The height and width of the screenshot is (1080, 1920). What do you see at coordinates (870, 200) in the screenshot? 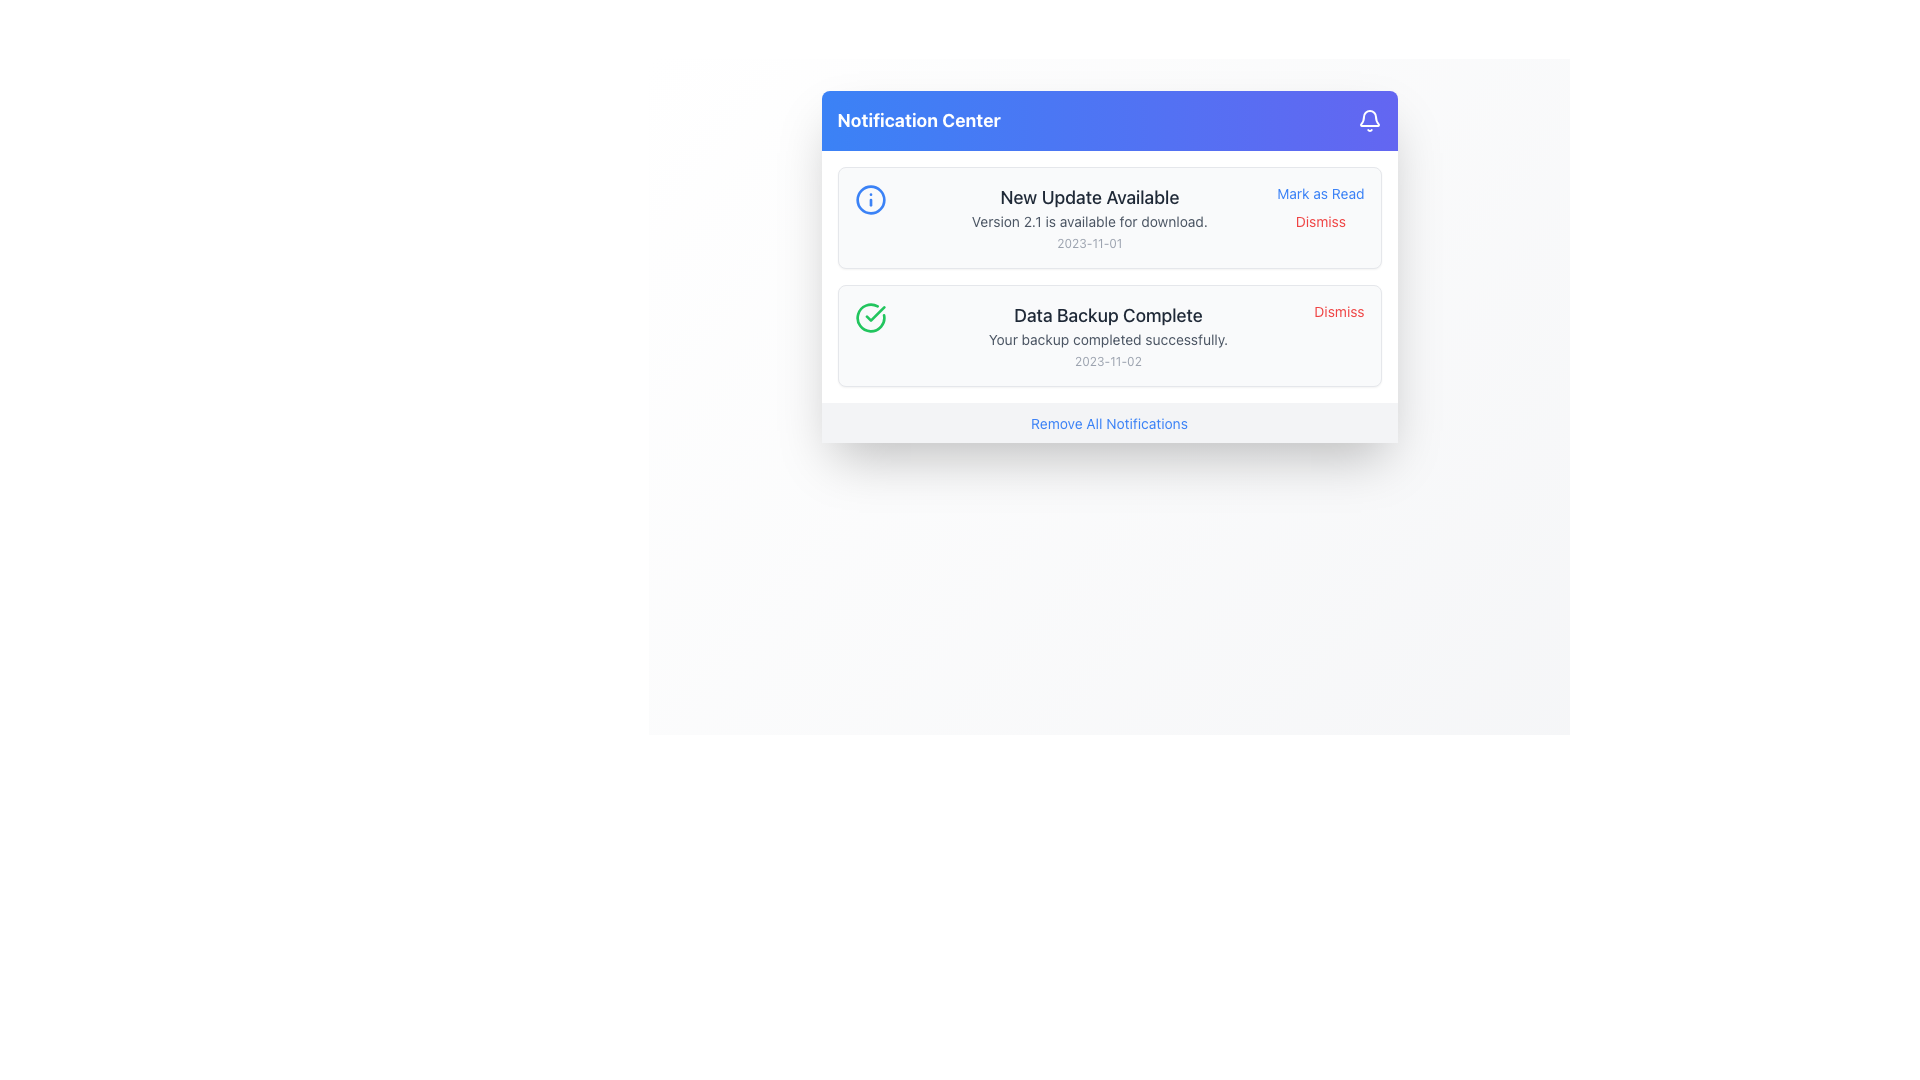
I see `the informational icon located to the left of the 'New Update Available' text in the notification center's card layout` at bounding box center [870, 200].